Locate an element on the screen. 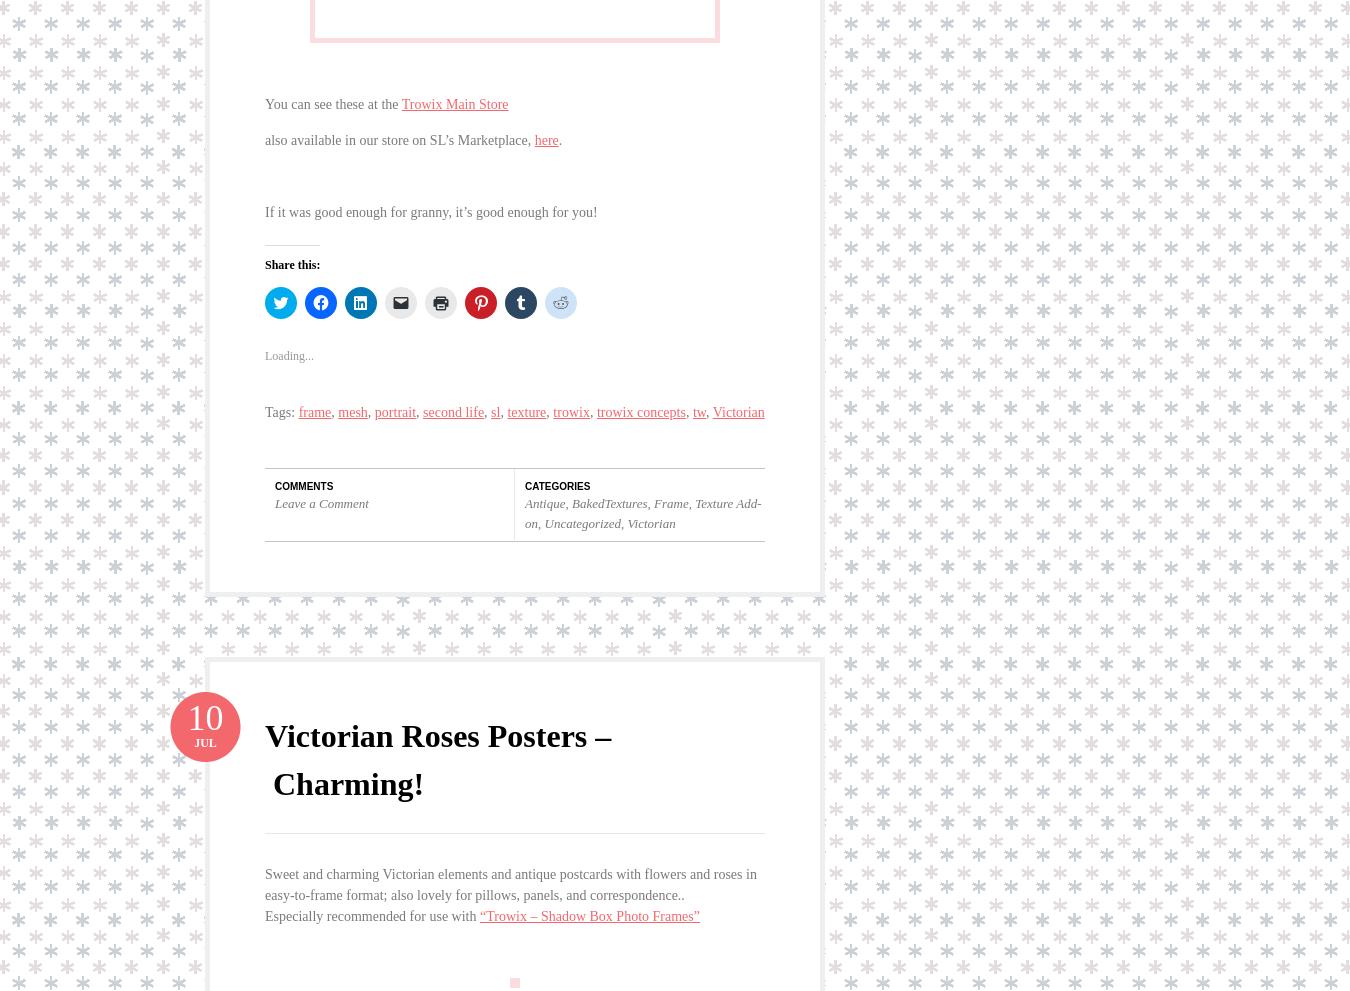 The width and height of the screenshot is (1350, 991). '“Trowix – Shadow Box Photo Frames”' is located at coordinates (589, 900).